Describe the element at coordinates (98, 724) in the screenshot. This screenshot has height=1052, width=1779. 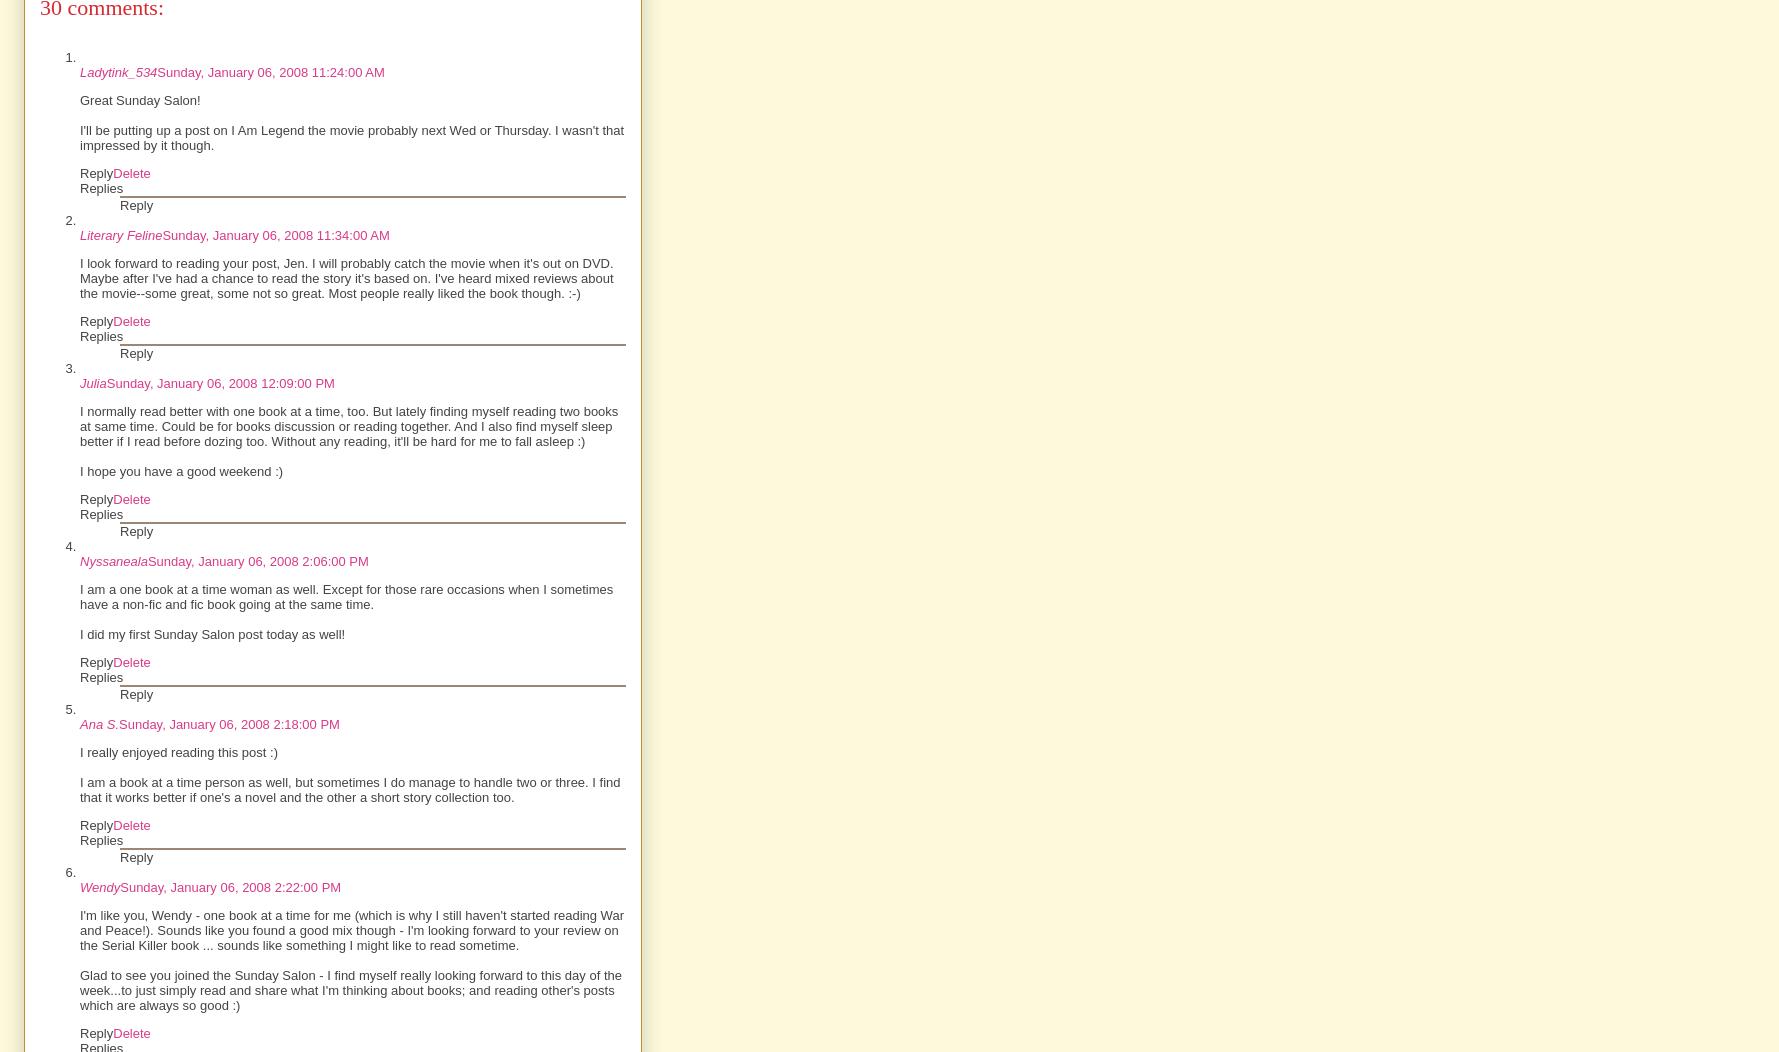
I see `'Ana S.'` at that location.